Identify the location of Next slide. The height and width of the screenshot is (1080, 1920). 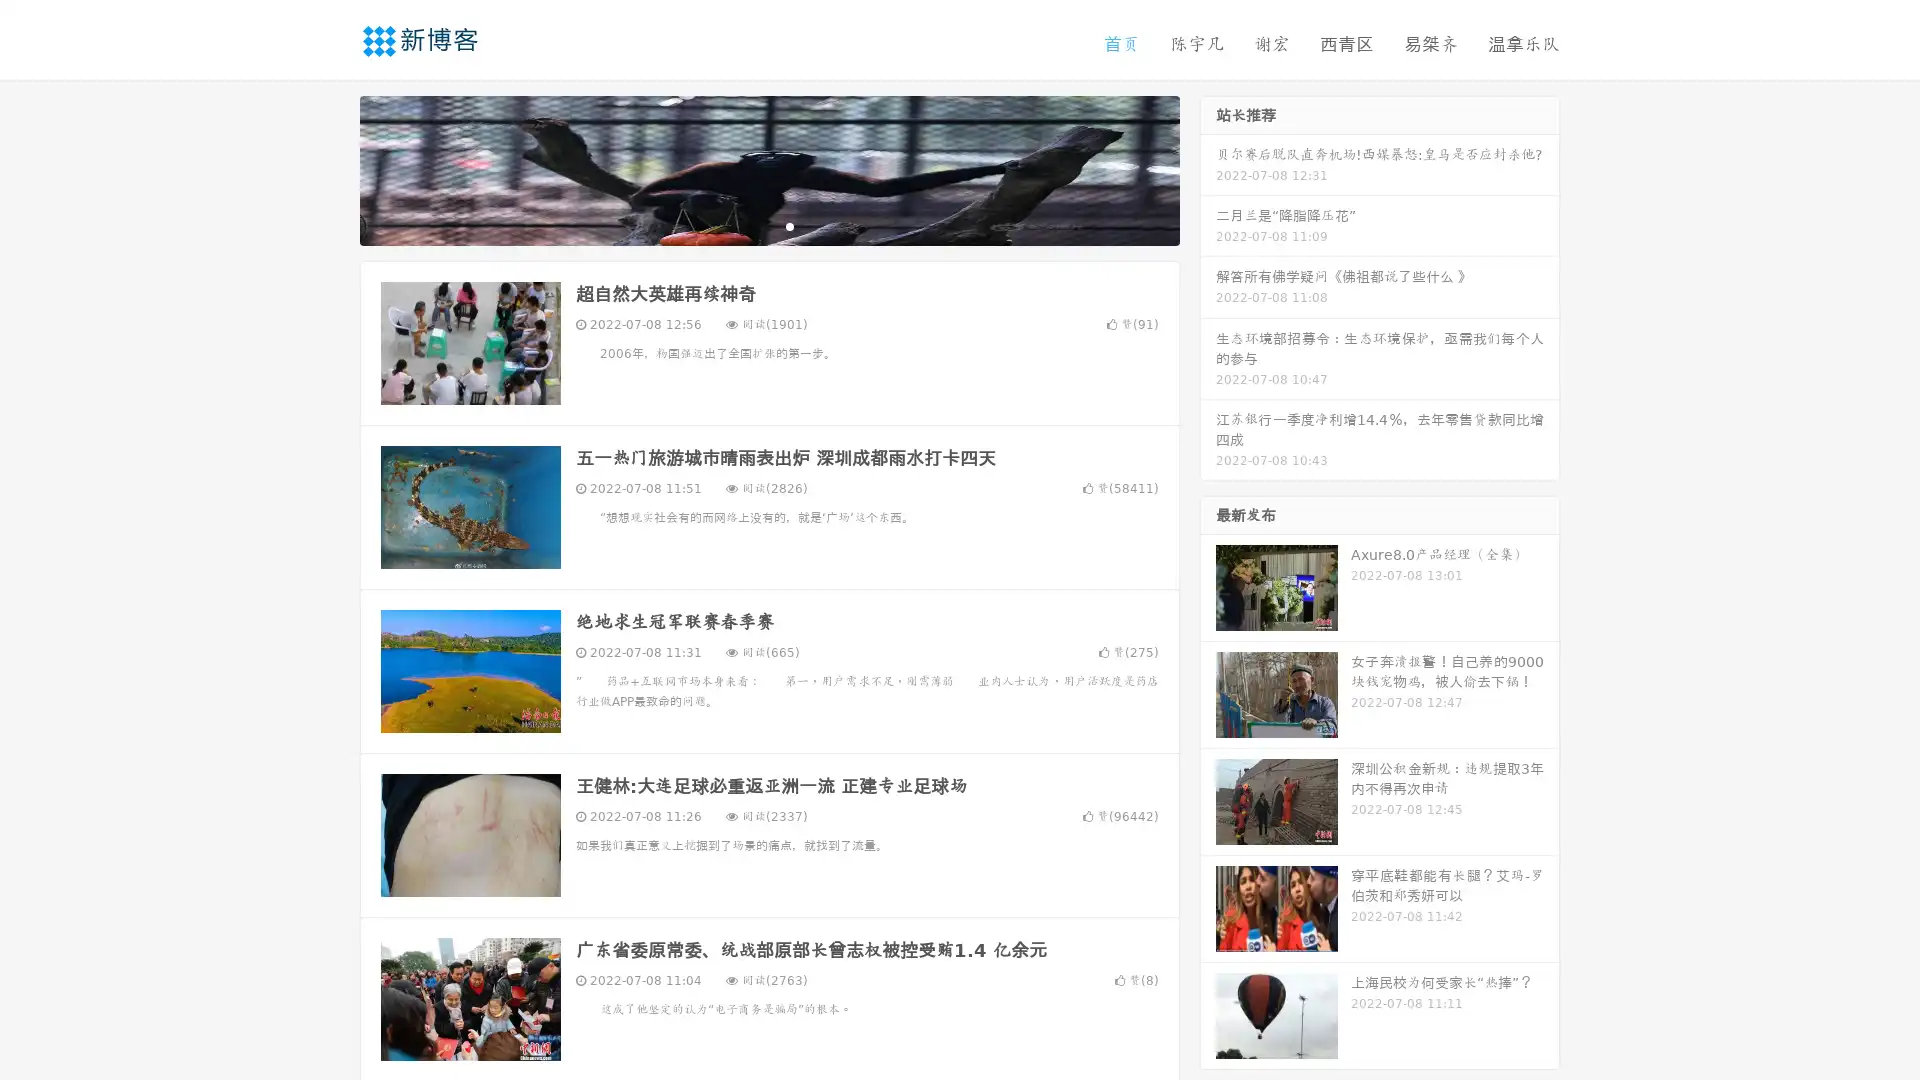
(1208, 168).